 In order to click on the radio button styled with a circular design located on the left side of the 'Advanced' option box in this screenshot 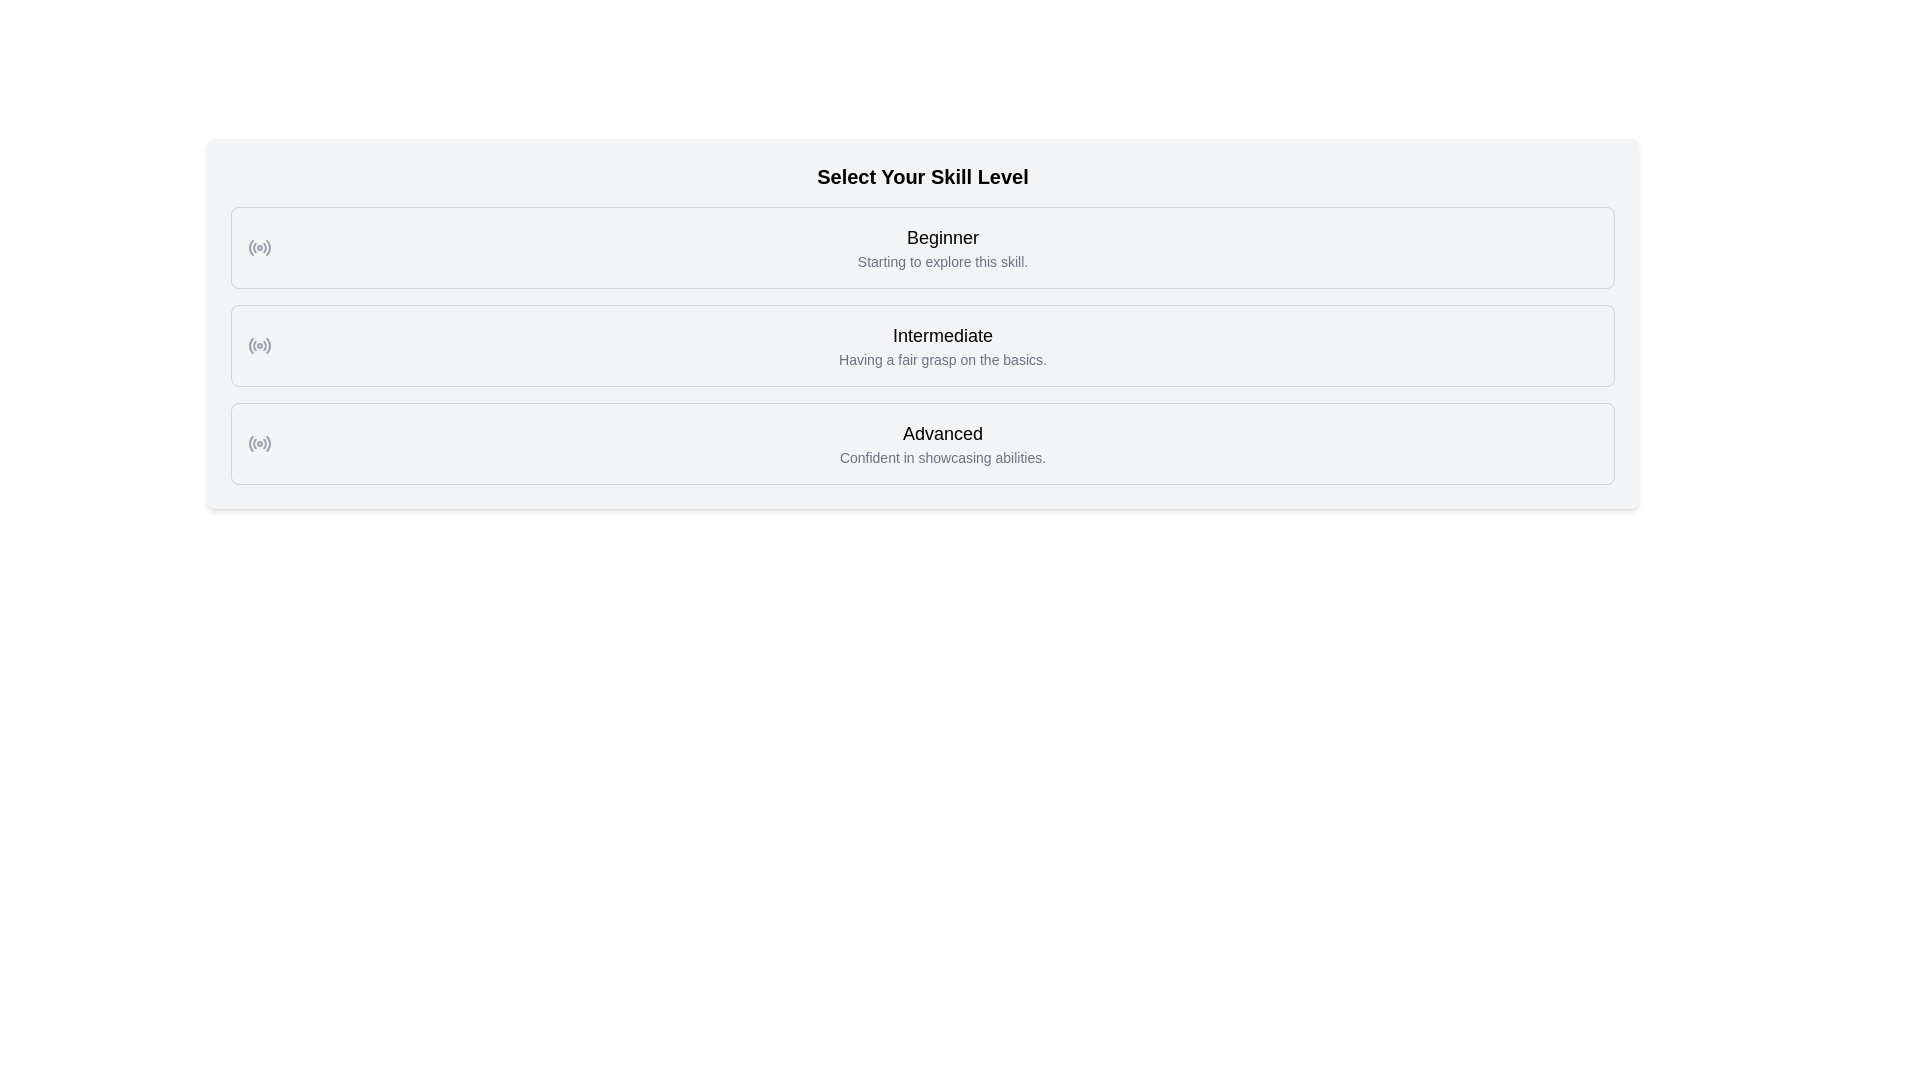, I will do `click(258, 442)`.